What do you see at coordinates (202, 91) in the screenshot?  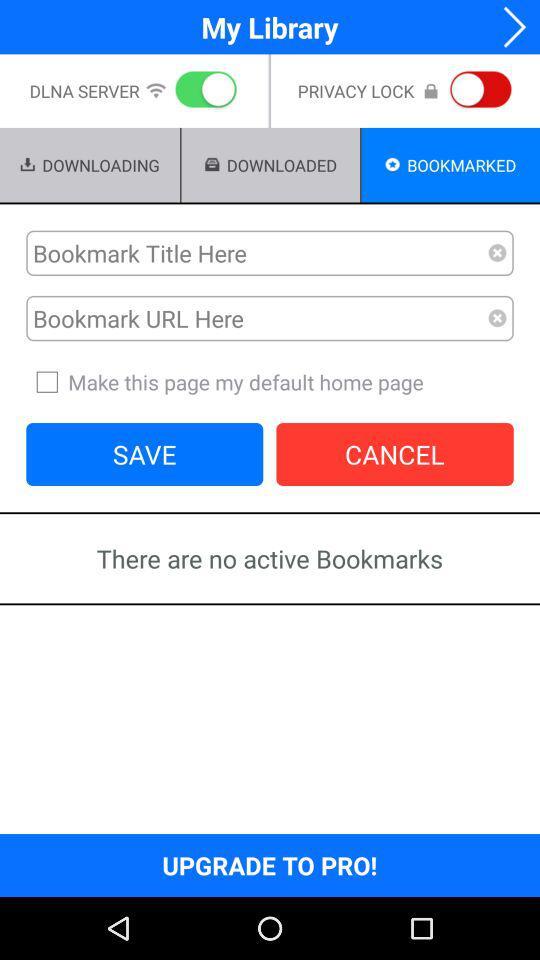 I see `the icon below the my library icon` at bounding box center [202, 91].